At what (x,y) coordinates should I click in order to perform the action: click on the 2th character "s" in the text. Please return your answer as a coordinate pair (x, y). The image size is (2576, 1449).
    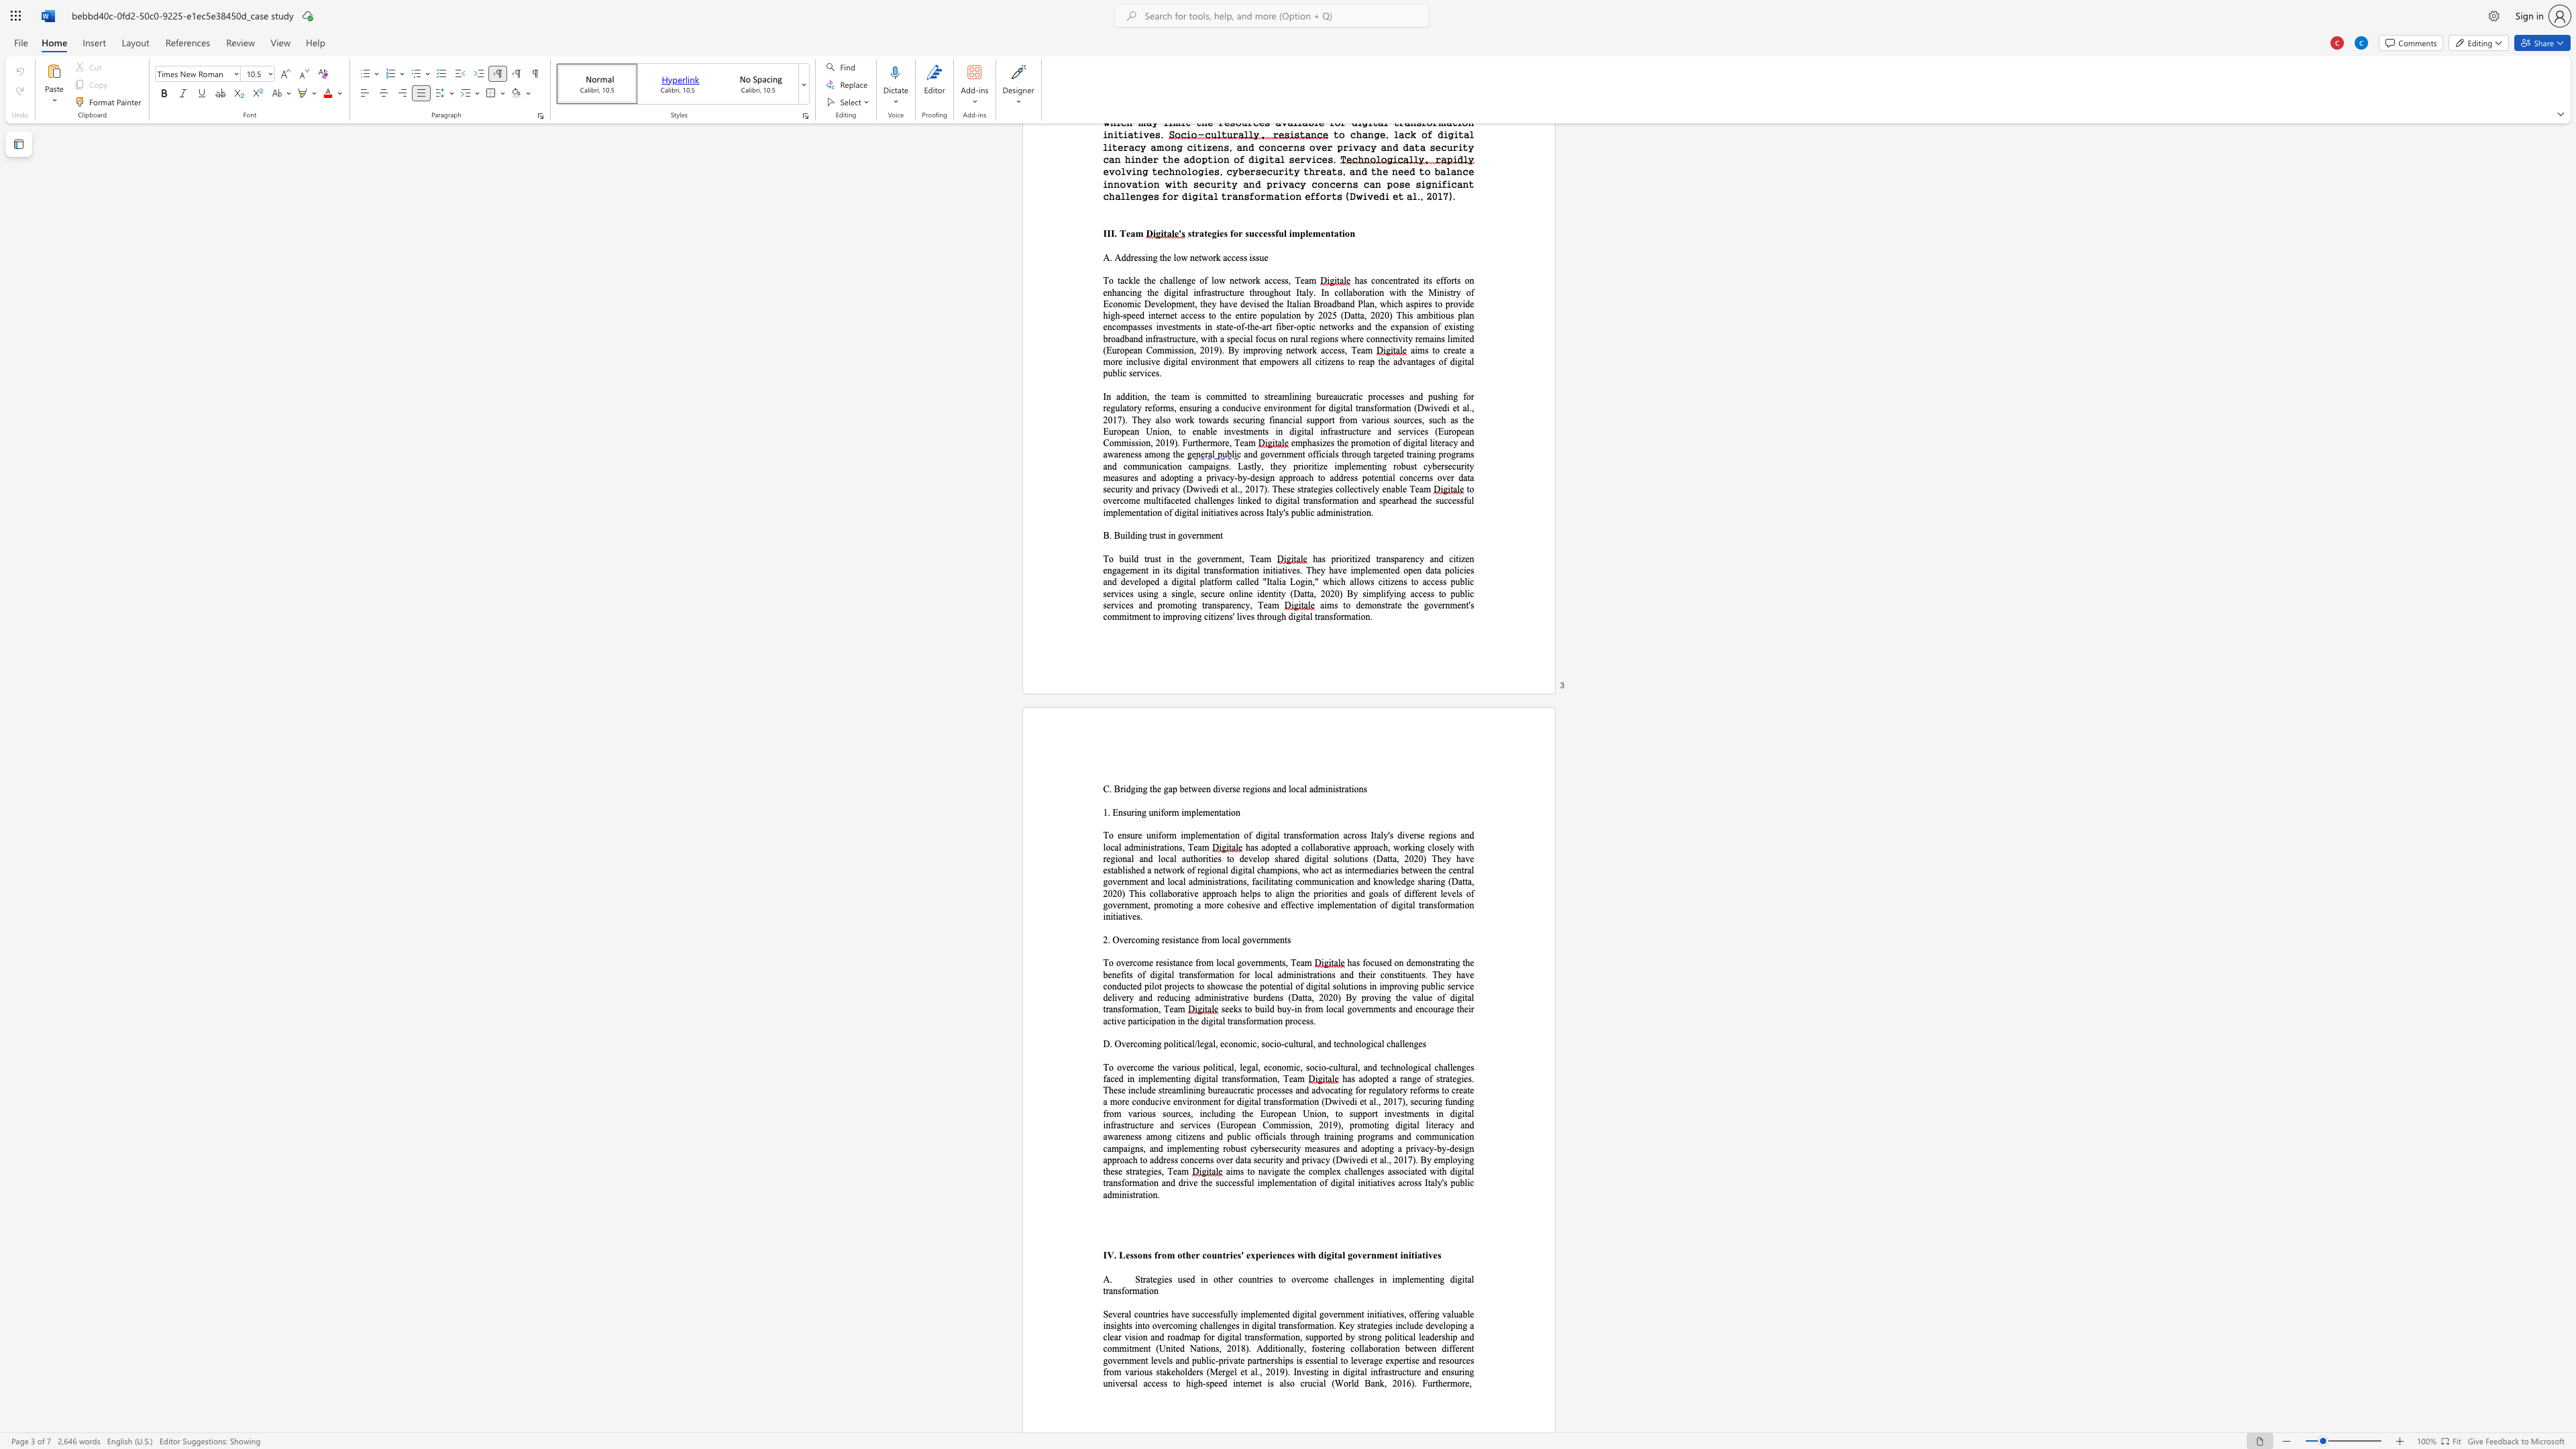
    Looking at the image, I should click on (1380, 961).